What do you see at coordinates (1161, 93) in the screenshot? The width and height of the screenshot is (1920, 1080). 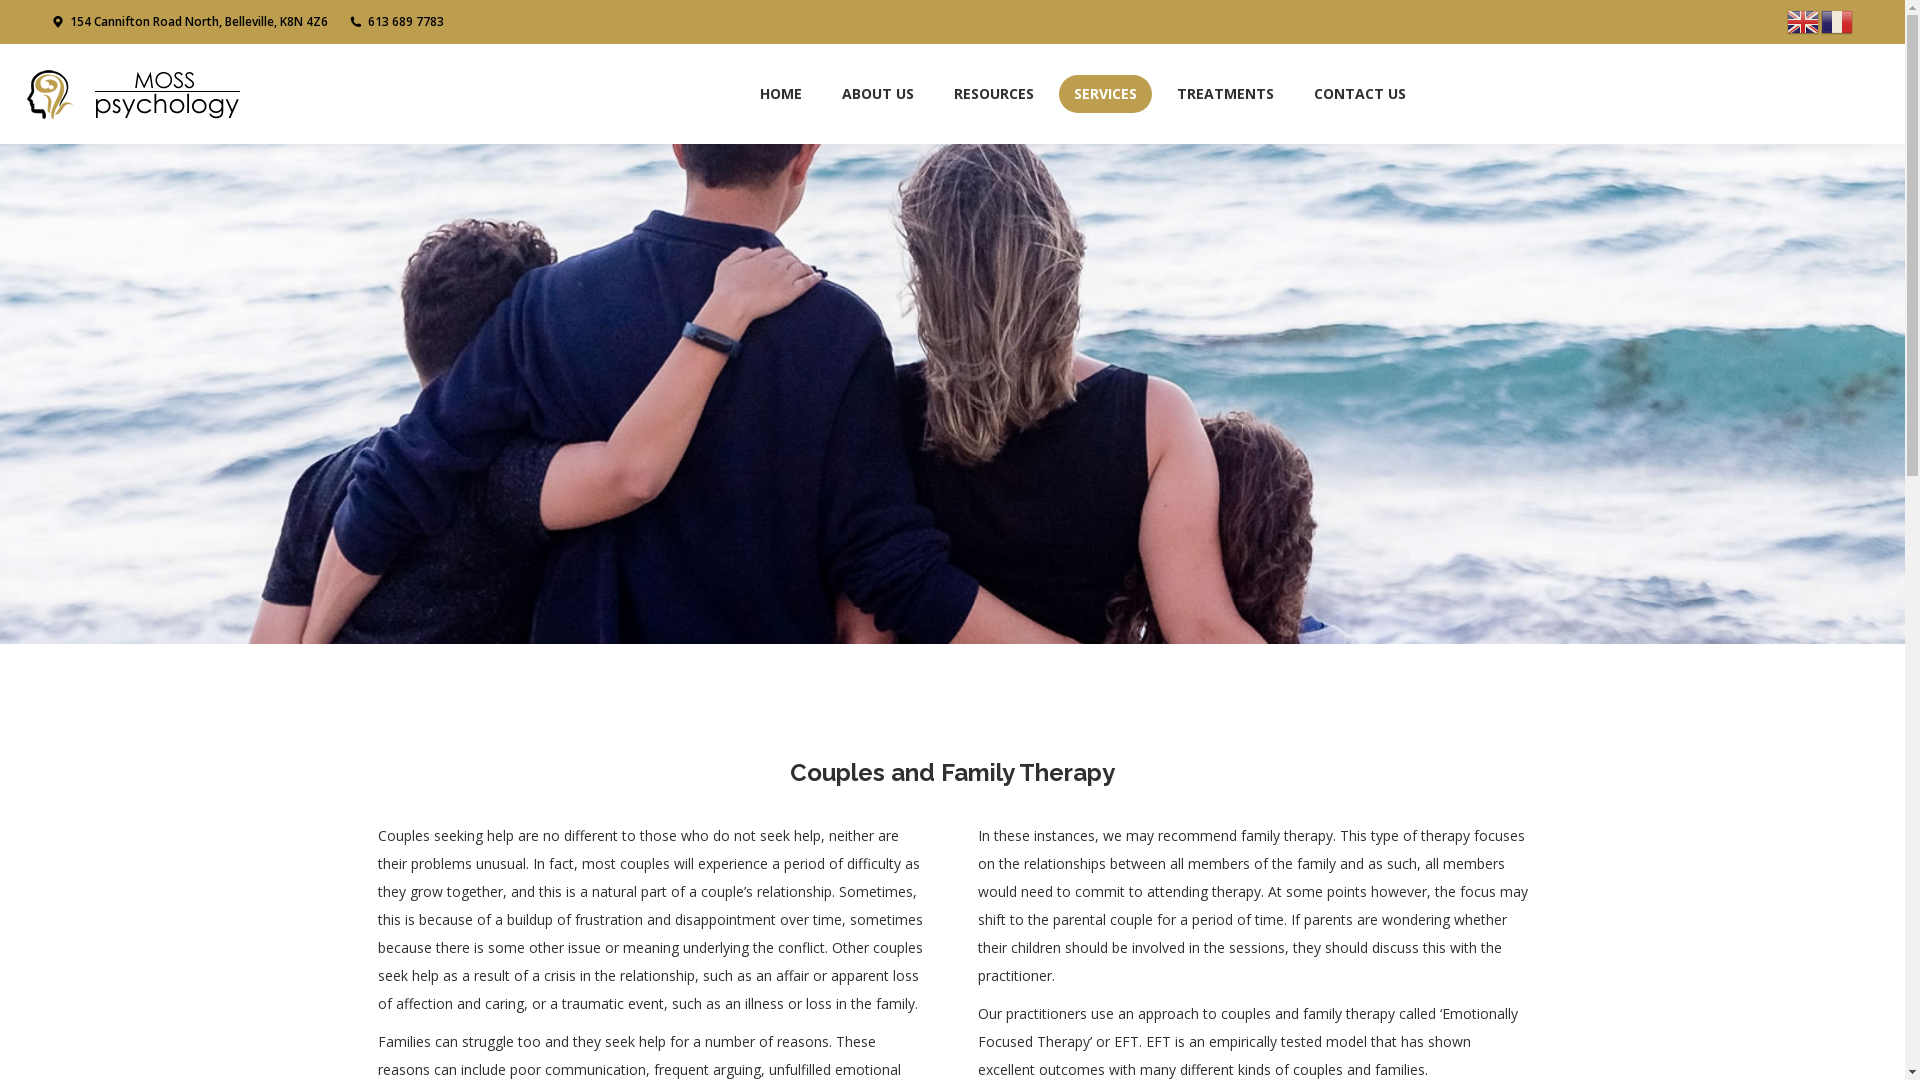 I see `'TREATMENTS'` at bounding box center [1161, 93].